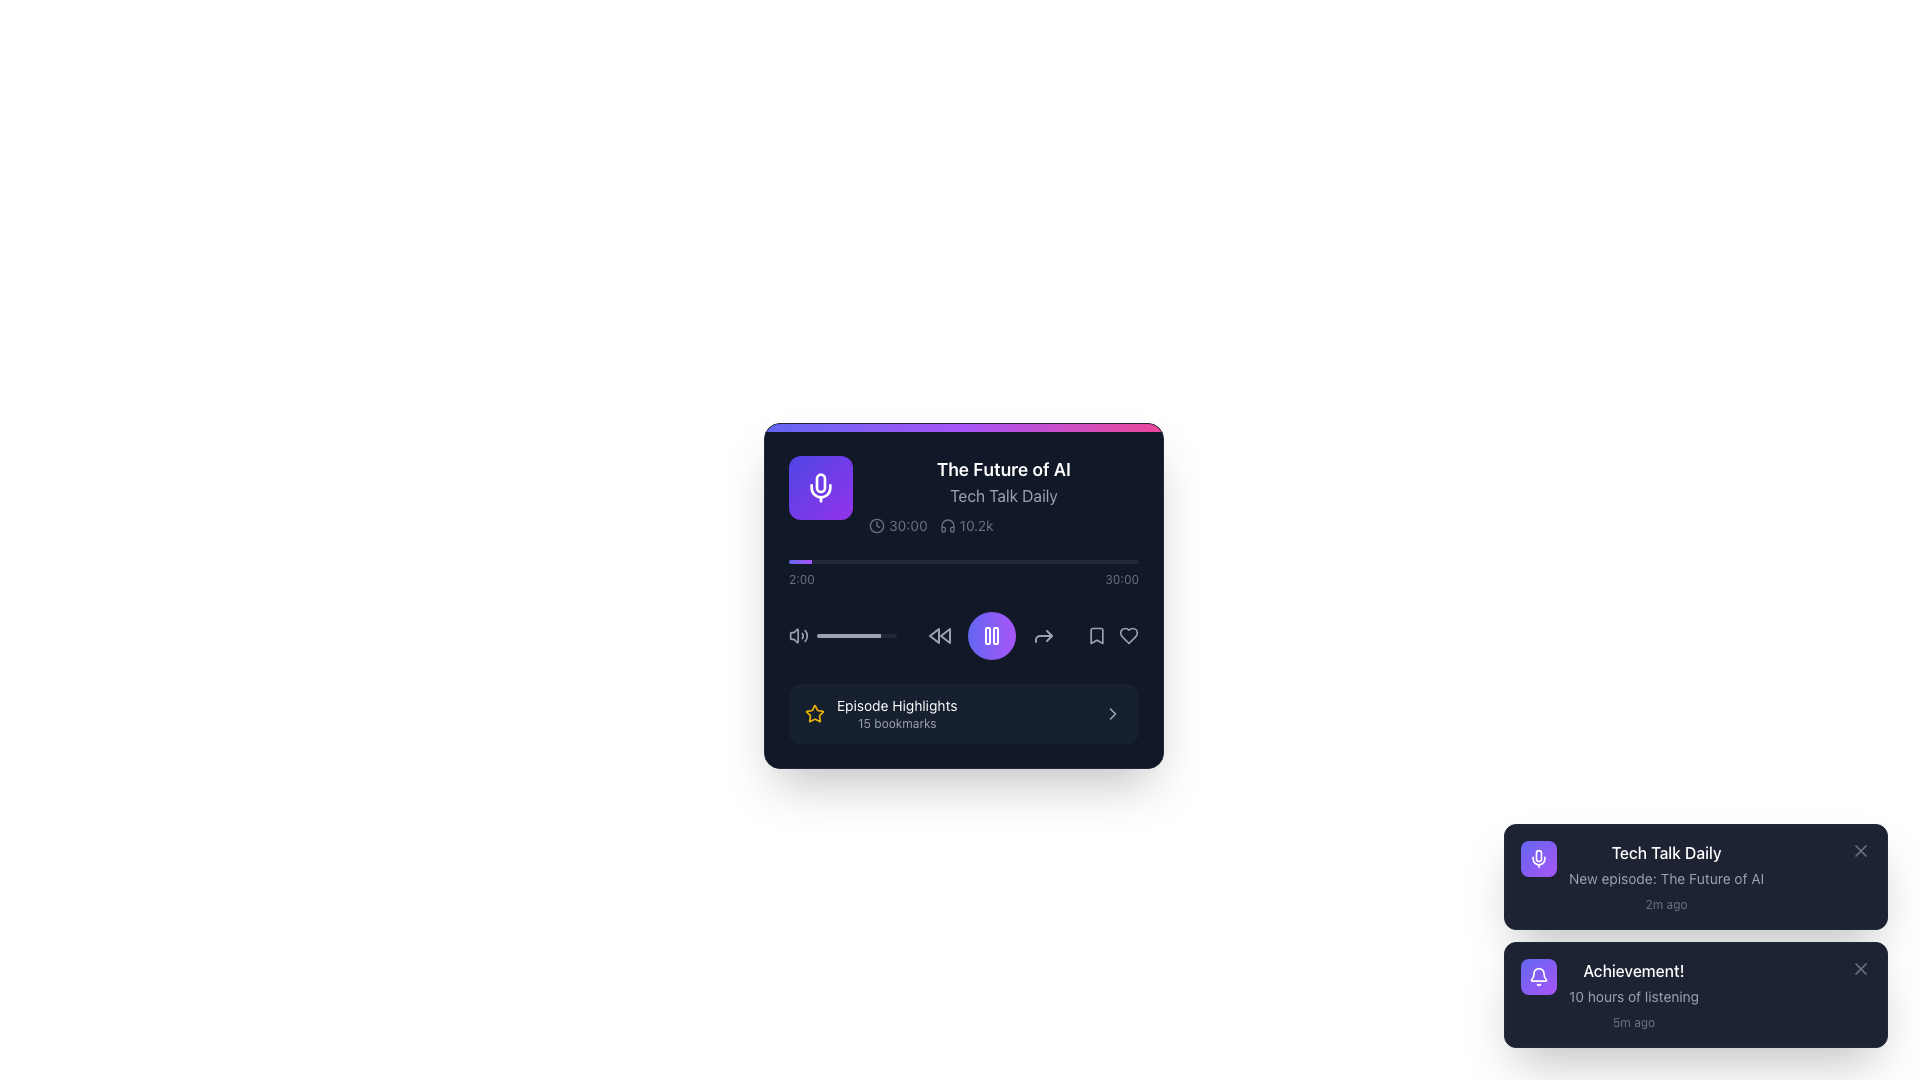 Image resolution: width=1920 pixels, height=1080 pixels. Describe the element at coordinates (1538, 975) in the screenshot. I see `the Icon button, which is a small, rounded-square button with a gradient background and a white bell icon, located next to the notification text 'Achievement! 10 hours of listening'` at that location.